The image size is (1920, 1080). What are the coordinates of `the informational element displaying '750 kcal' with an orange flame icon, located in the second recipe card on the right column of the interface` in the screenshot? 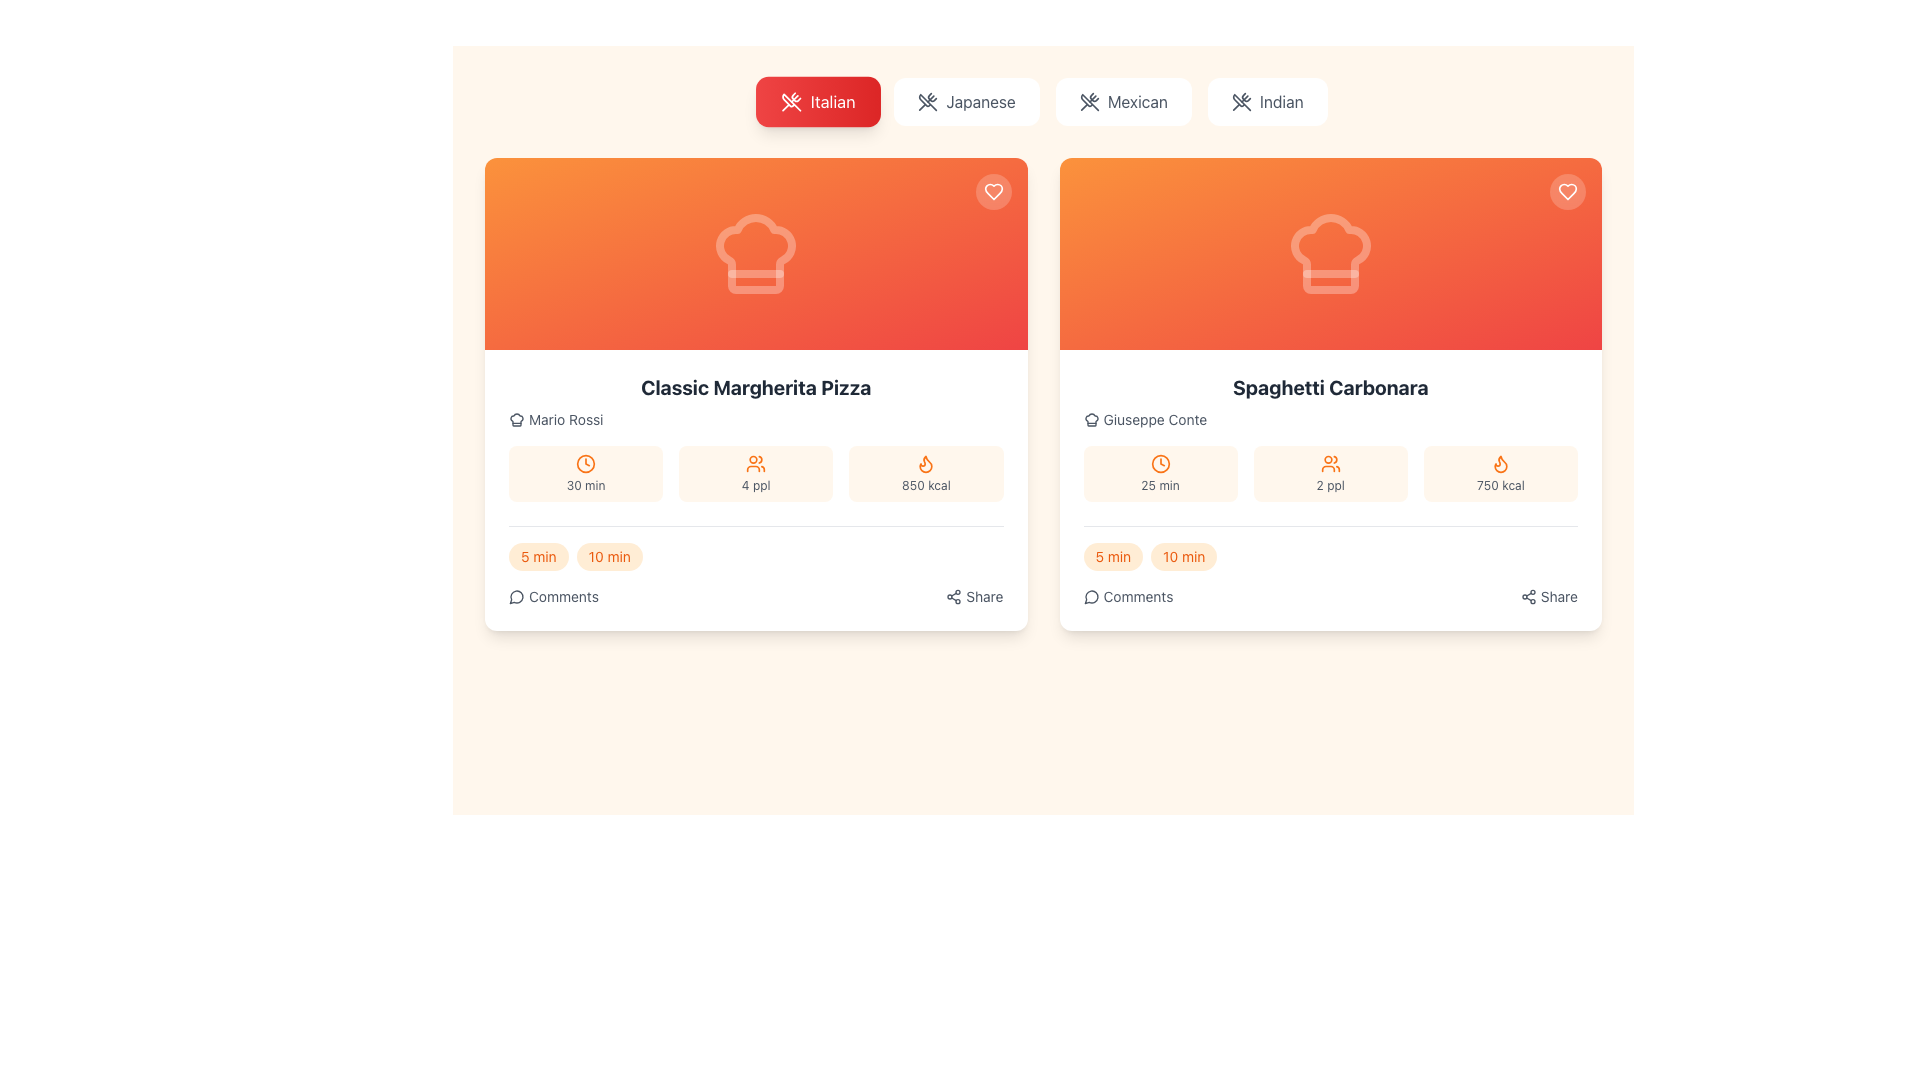 It's located at (1500, 474).